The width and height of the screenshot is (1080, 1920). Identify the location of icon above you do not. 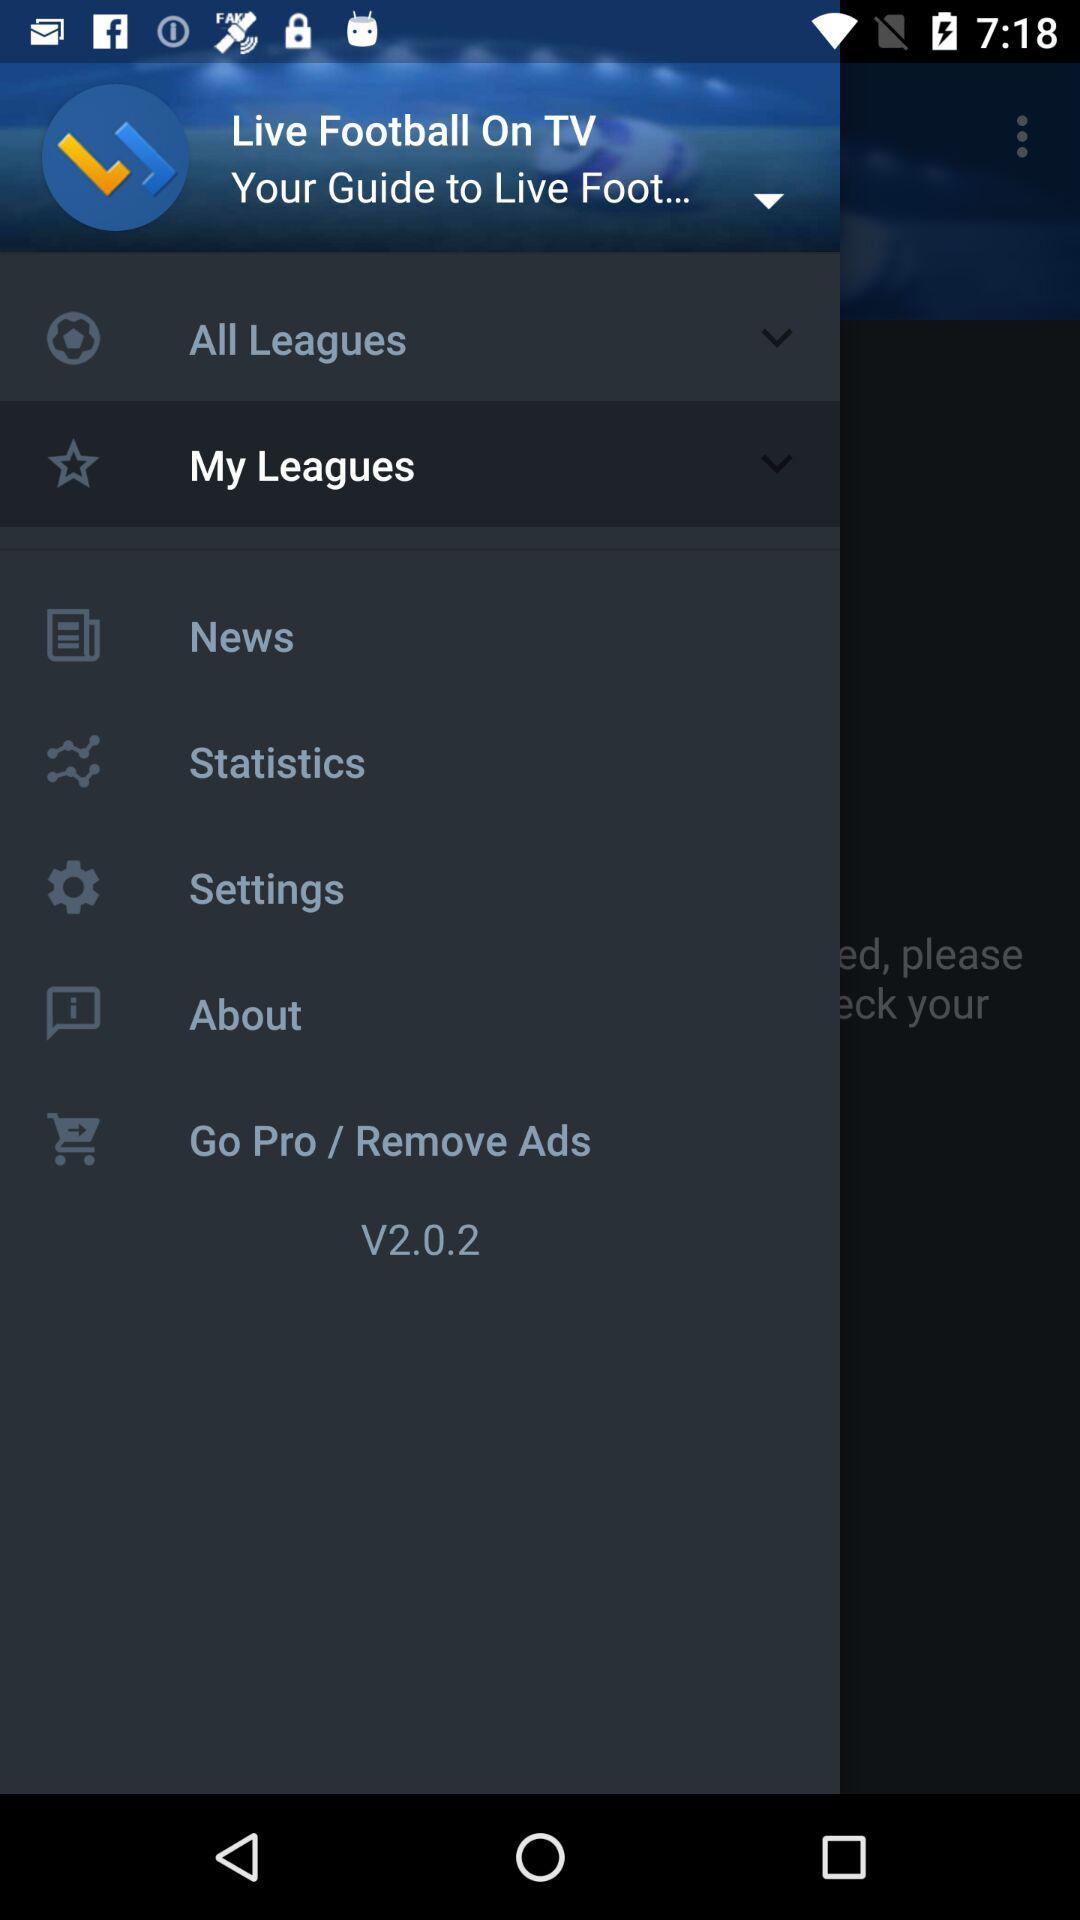
(1027, 135).